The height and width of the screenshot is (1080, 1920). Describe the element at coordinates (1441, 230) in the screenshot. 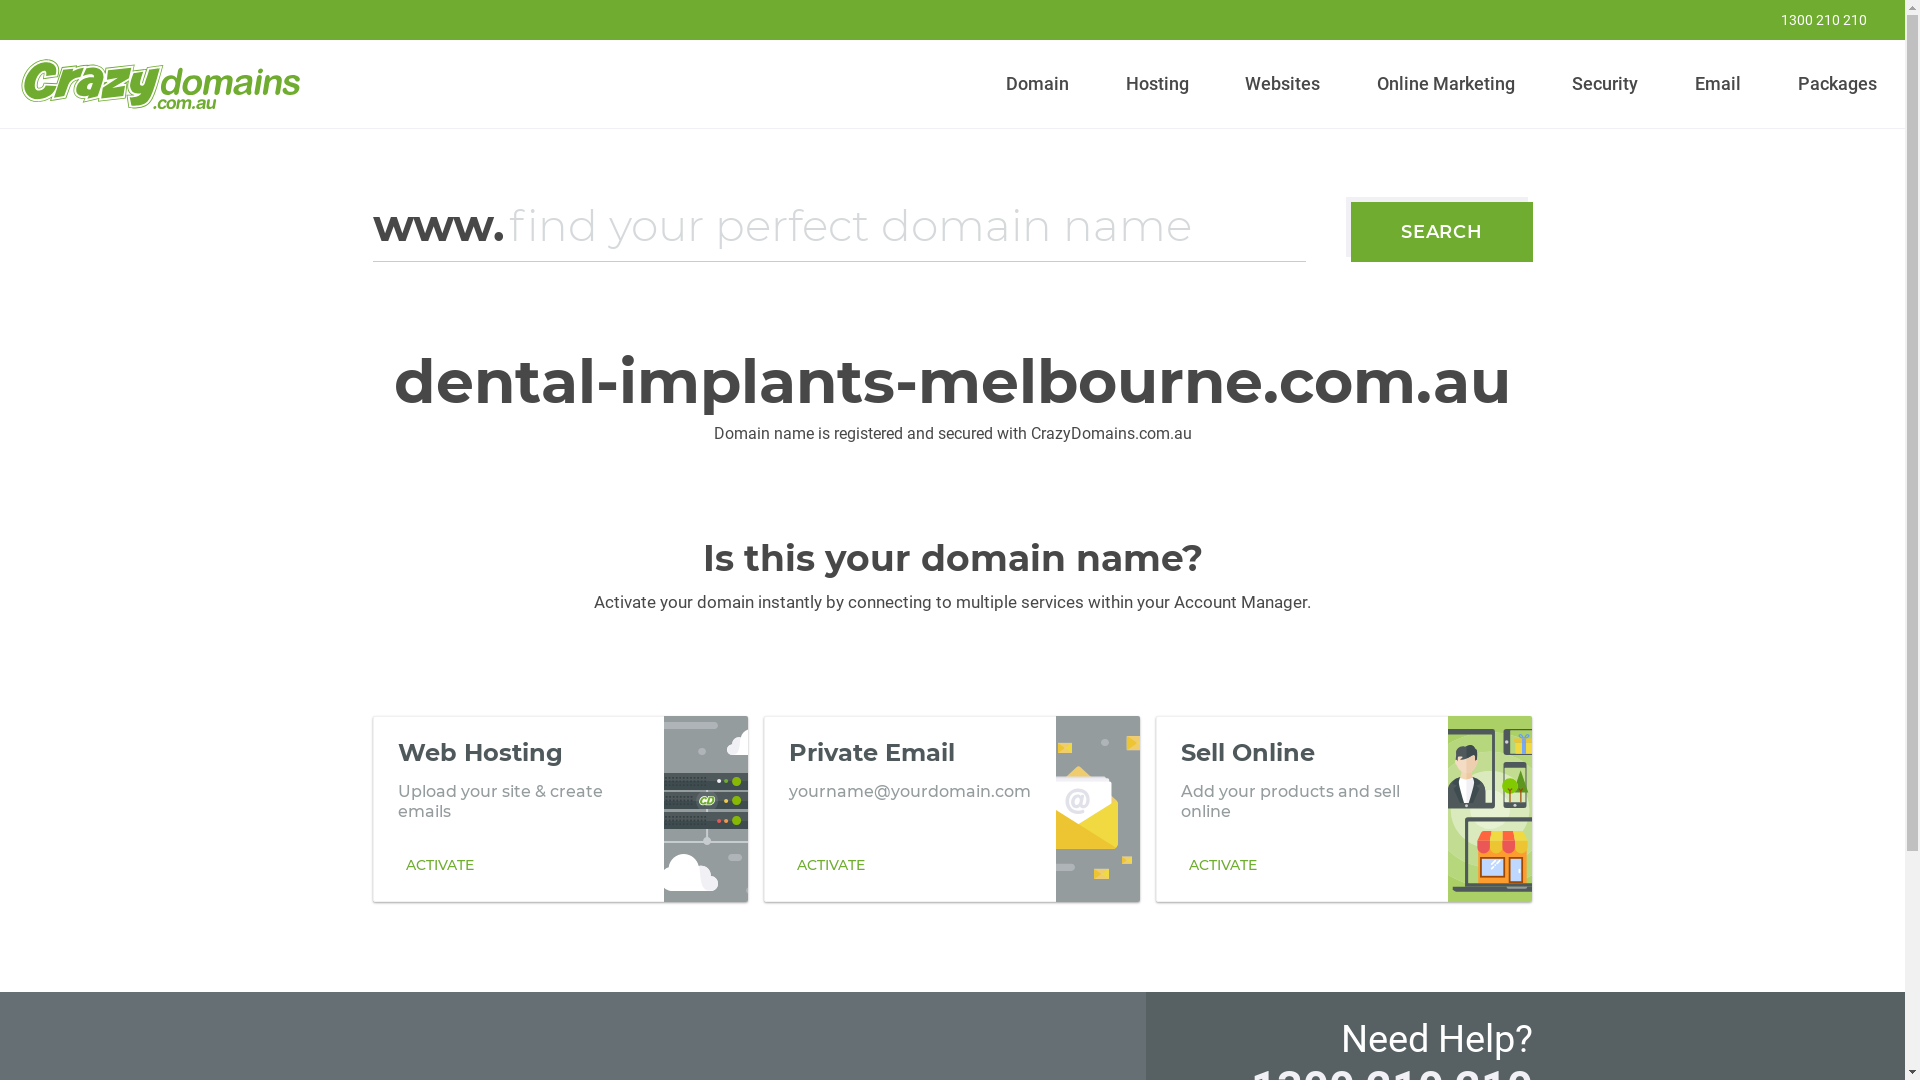

I see `'SEARCH'` at that location.